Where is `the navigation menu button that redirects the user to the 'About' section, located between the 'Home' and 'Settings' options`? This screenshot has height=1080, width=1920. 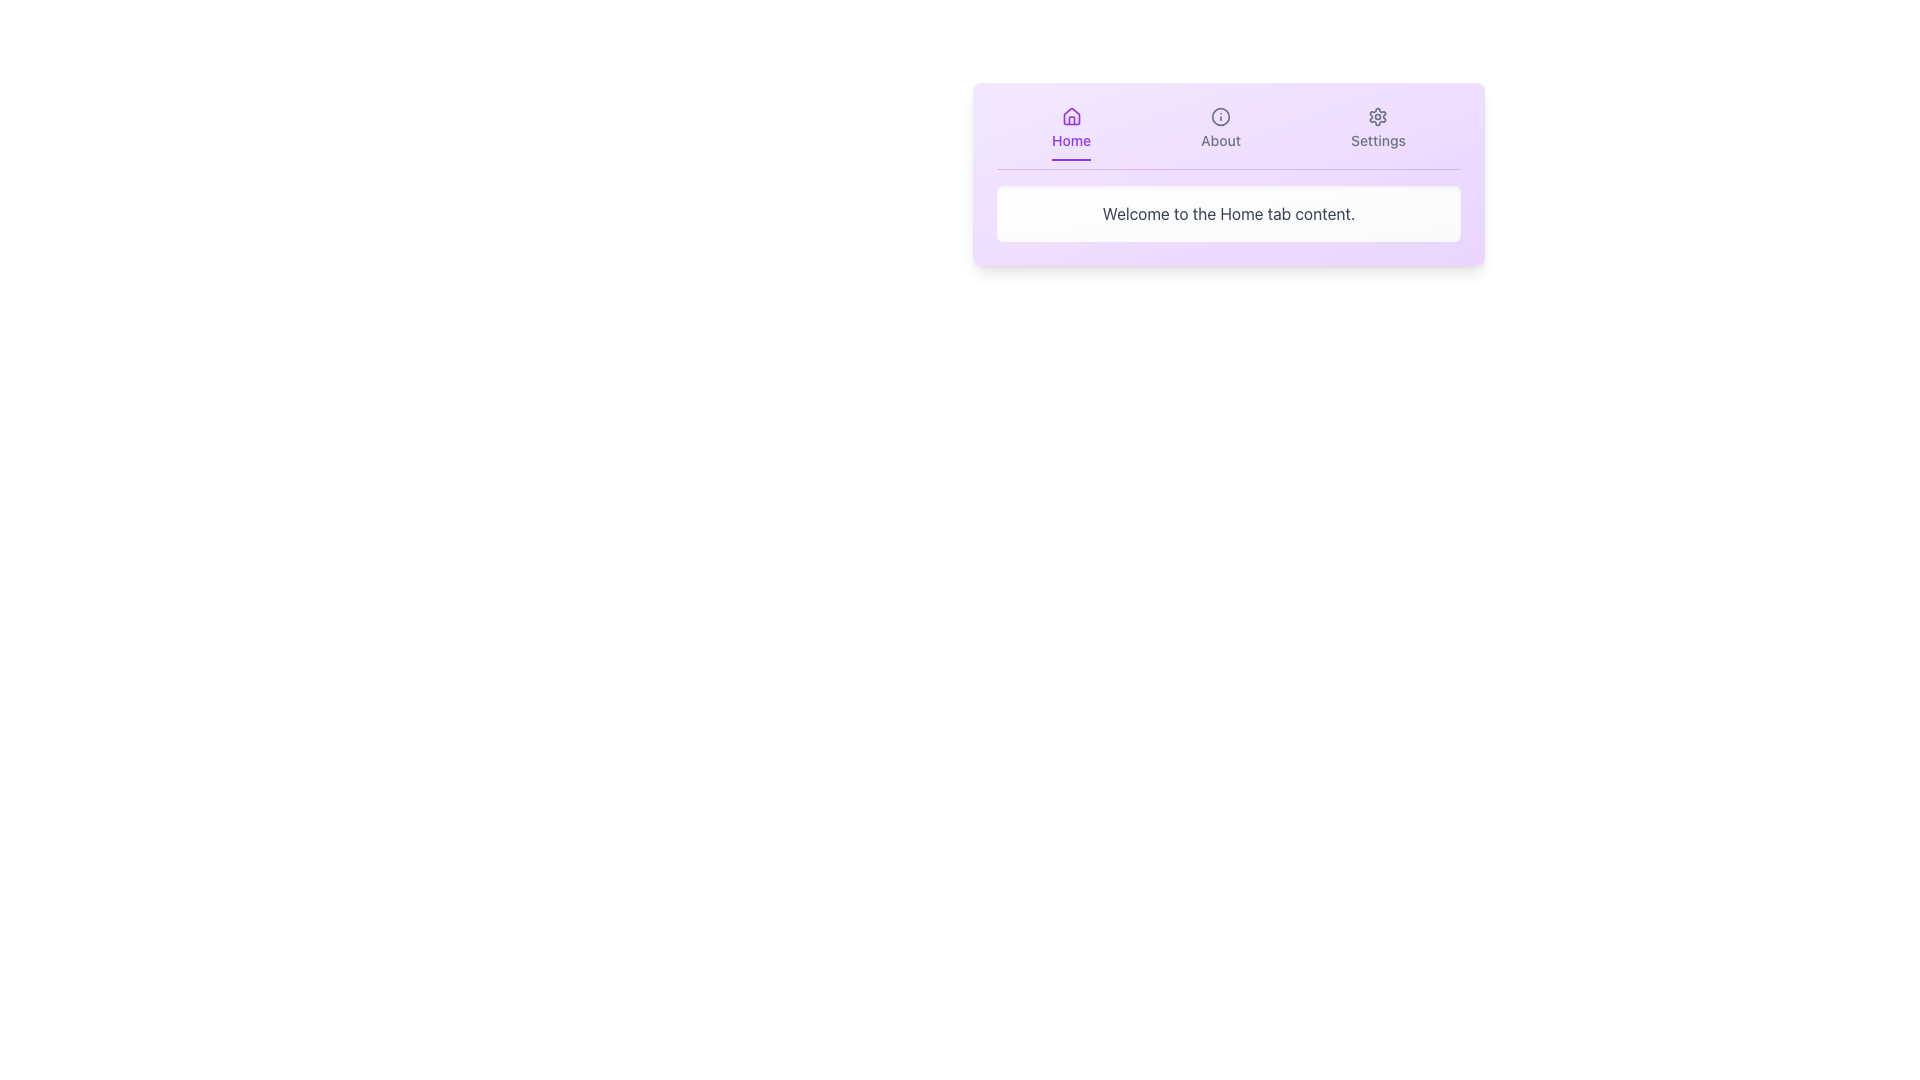
the navigation menu button that redirects the user to the 'About' section, located between the 'Home' and 'Settings' options is located at coordinates (1219, 134).